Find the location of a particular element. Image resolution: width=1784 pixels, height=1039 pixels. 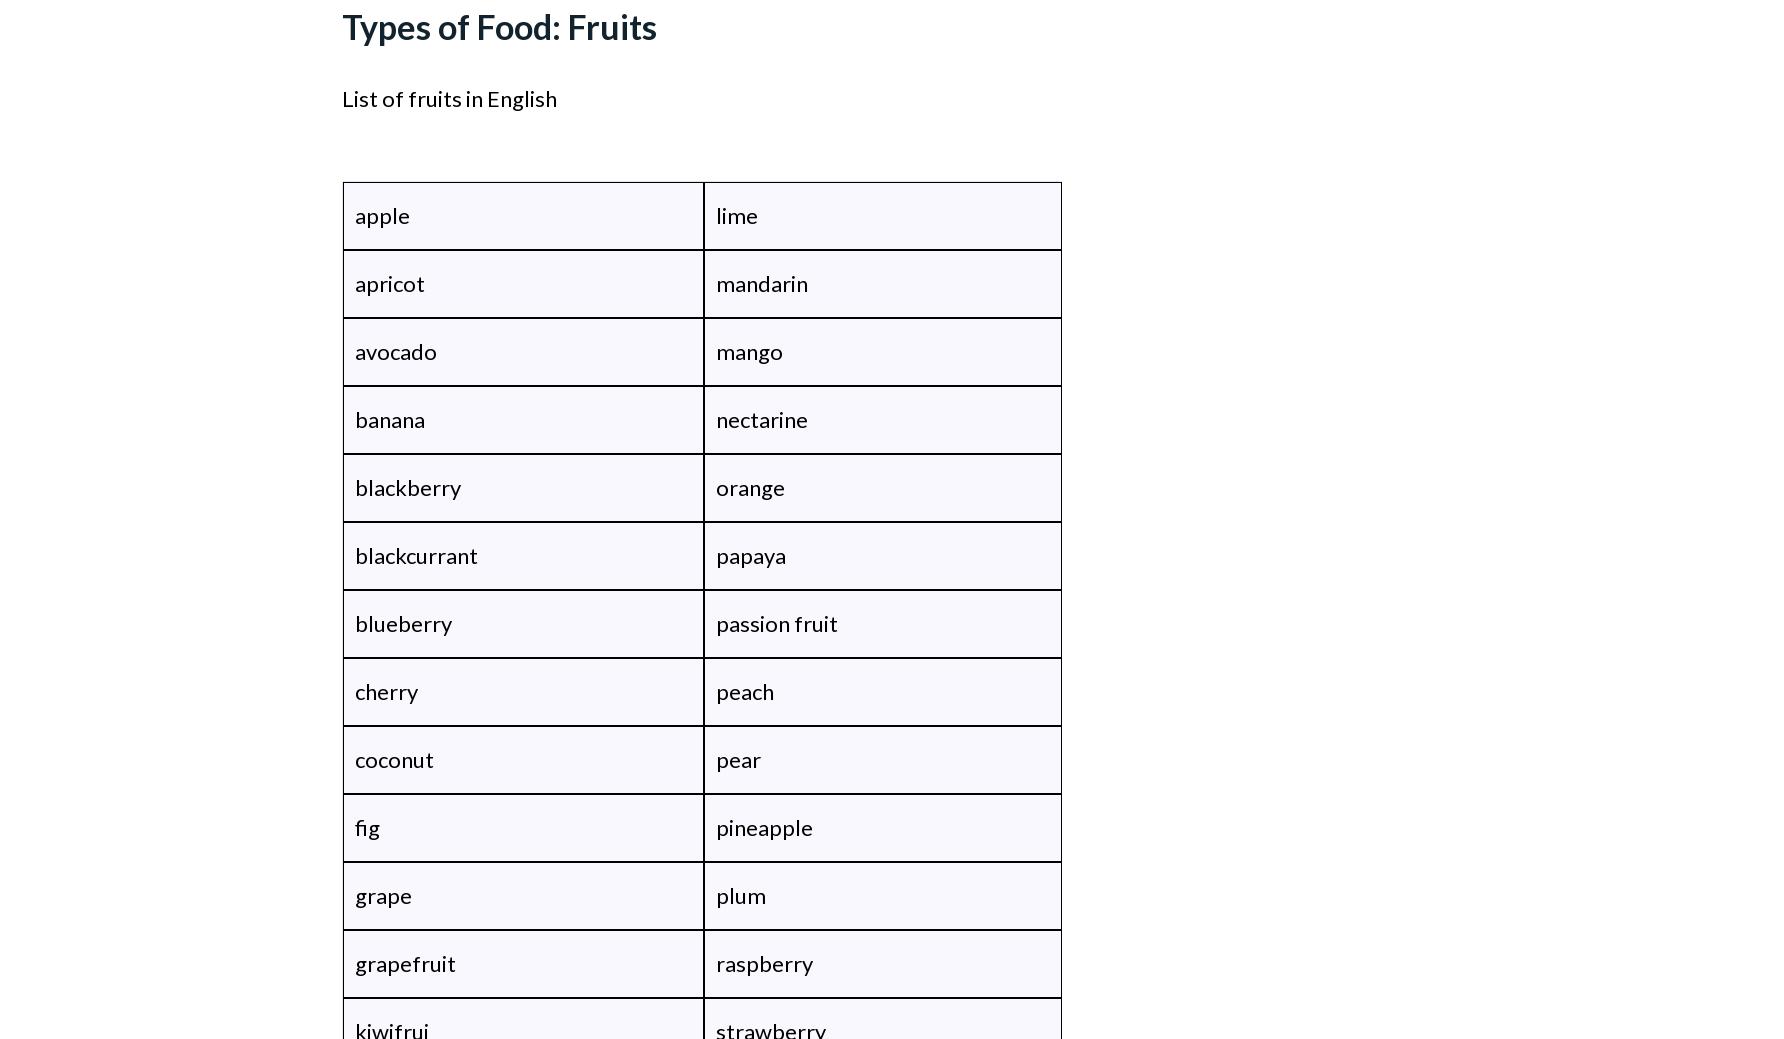

'apple' is located at coordinates (381, 215).